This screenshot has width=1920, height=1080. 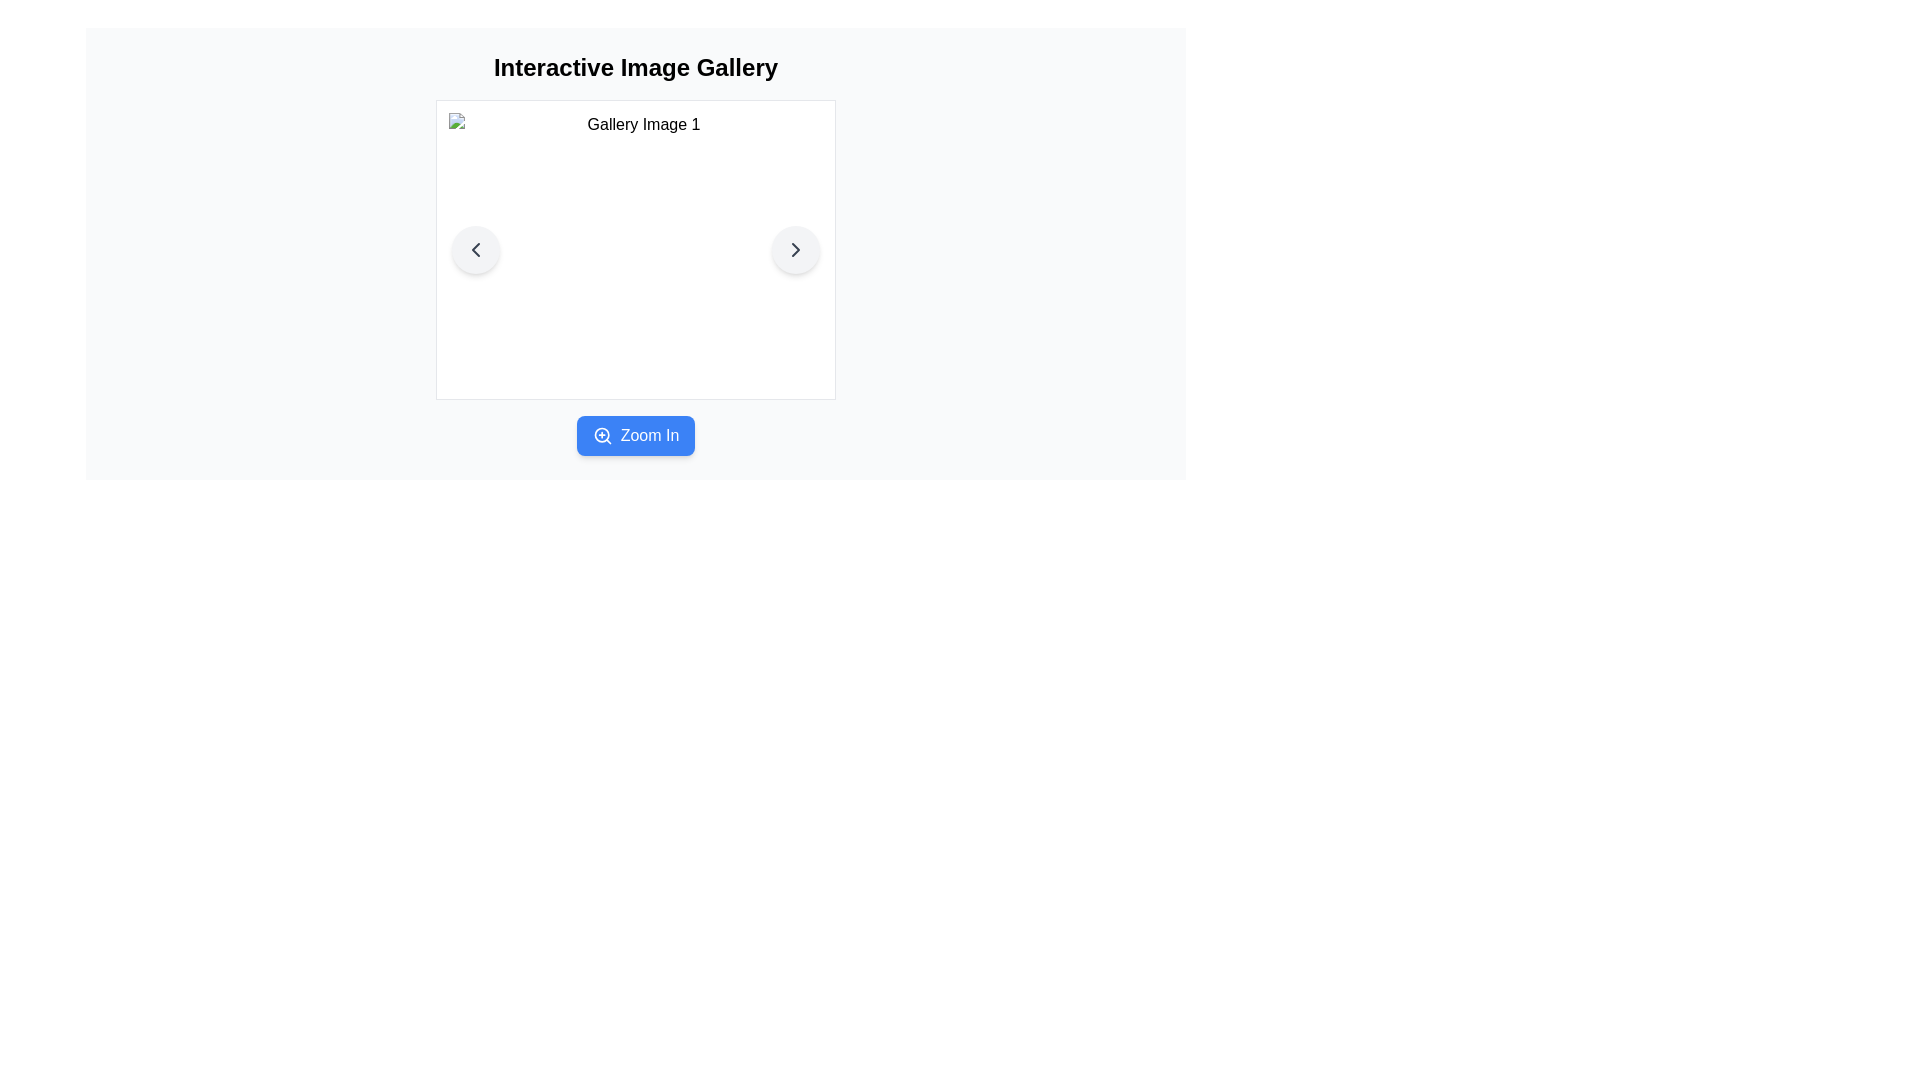 What do you see at coordinates (474, 249) in the screenshot?
I see `the circular button with a light gray background and a leftward-pointing chevron arrow to observe the hover effect` at bounding box center [474, 249].